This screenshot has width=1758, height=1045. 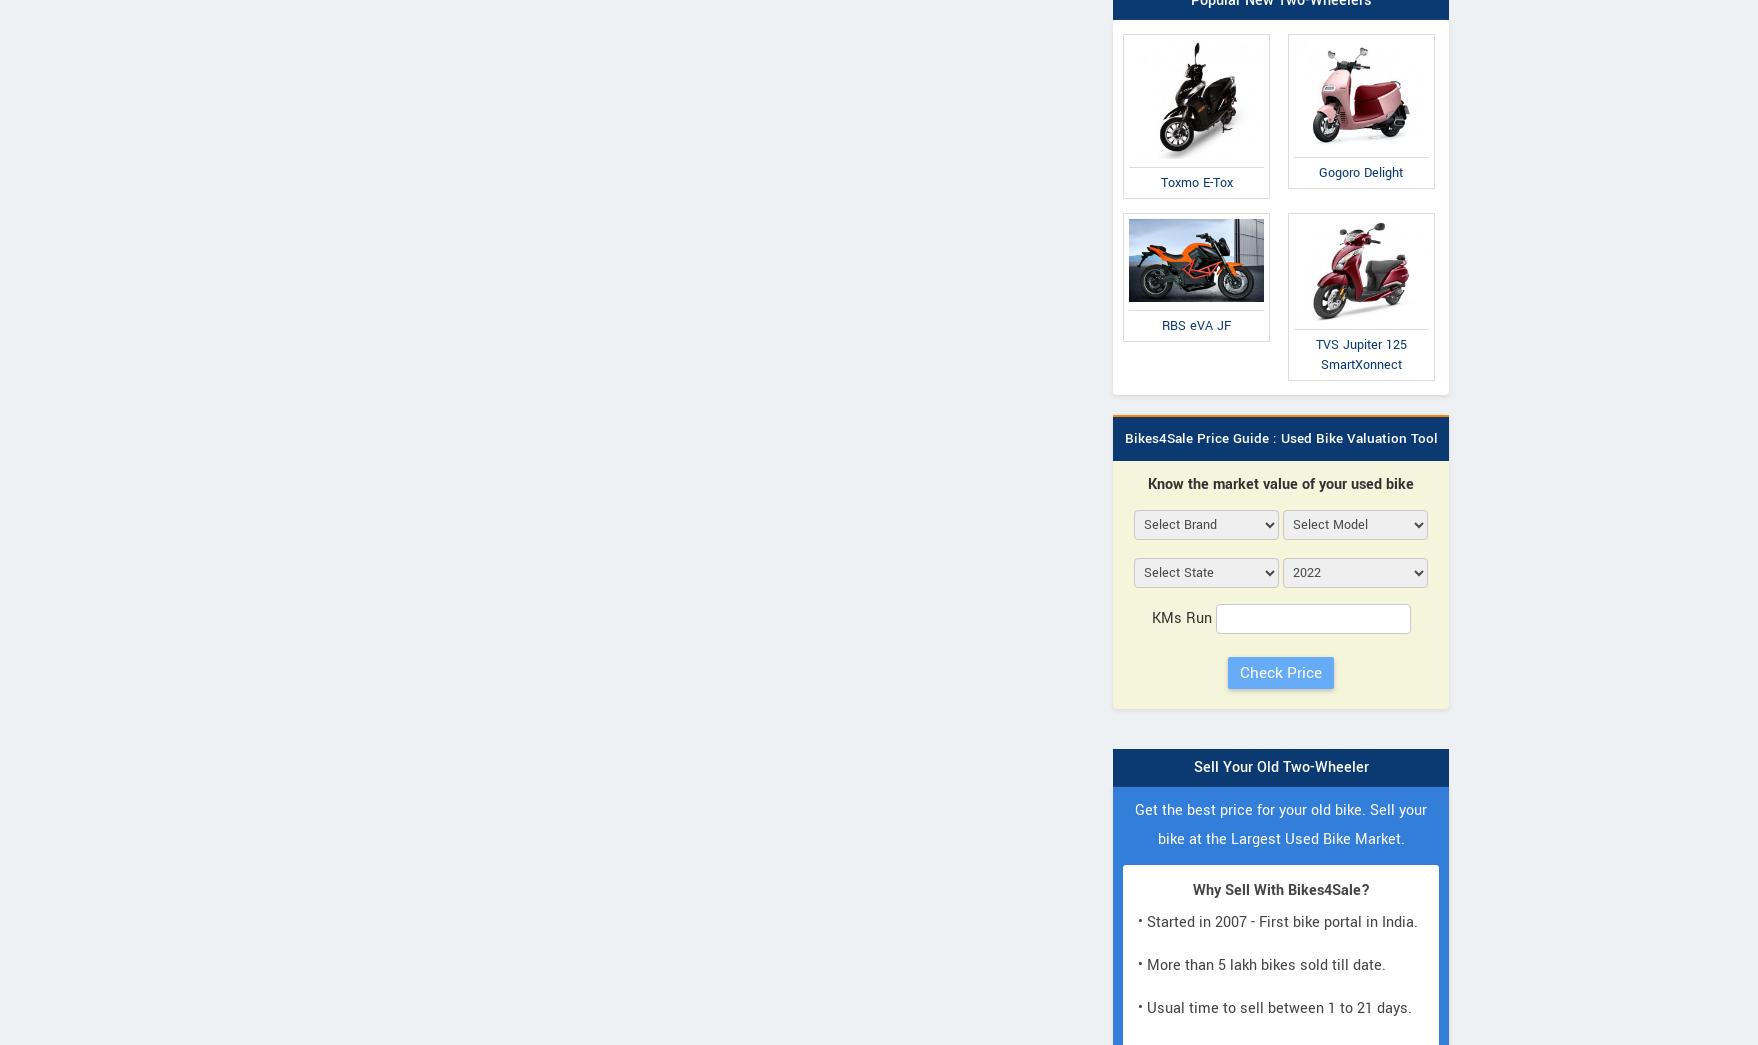 What do you see at coordinates (1281, 822) in the screenshot?
I see `'Get the best price for your old bike. Sell your bike at the Largest Used Bike Market.'` at bounding box center [1281, 822].